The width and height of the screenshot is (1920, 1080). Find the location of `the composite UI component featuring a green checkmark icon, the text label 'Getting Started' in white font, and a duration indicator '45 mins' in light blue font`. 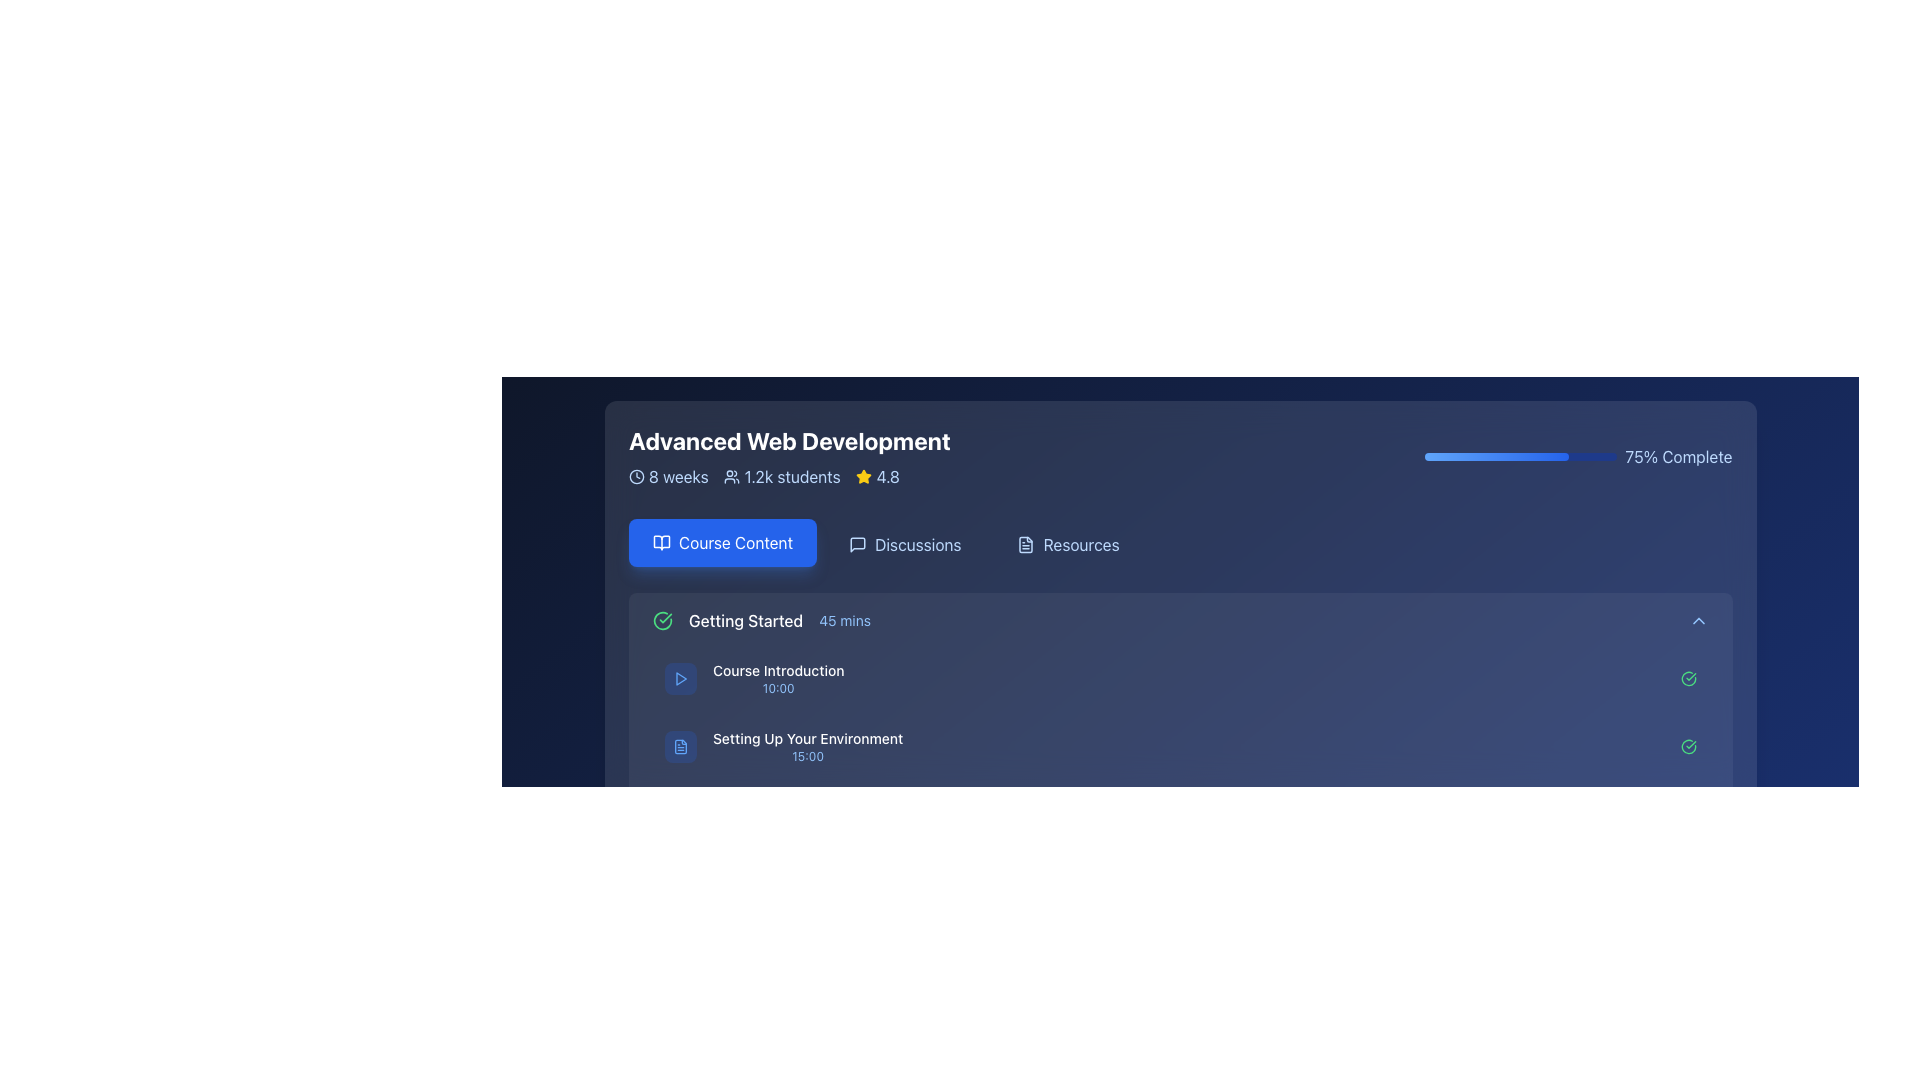

the composite UI component featuring a green checkmark icon, the text label 'Getting Started' in white font, and a duration indicator '45 mins' in light blue font is located at coordinates (760, 620).